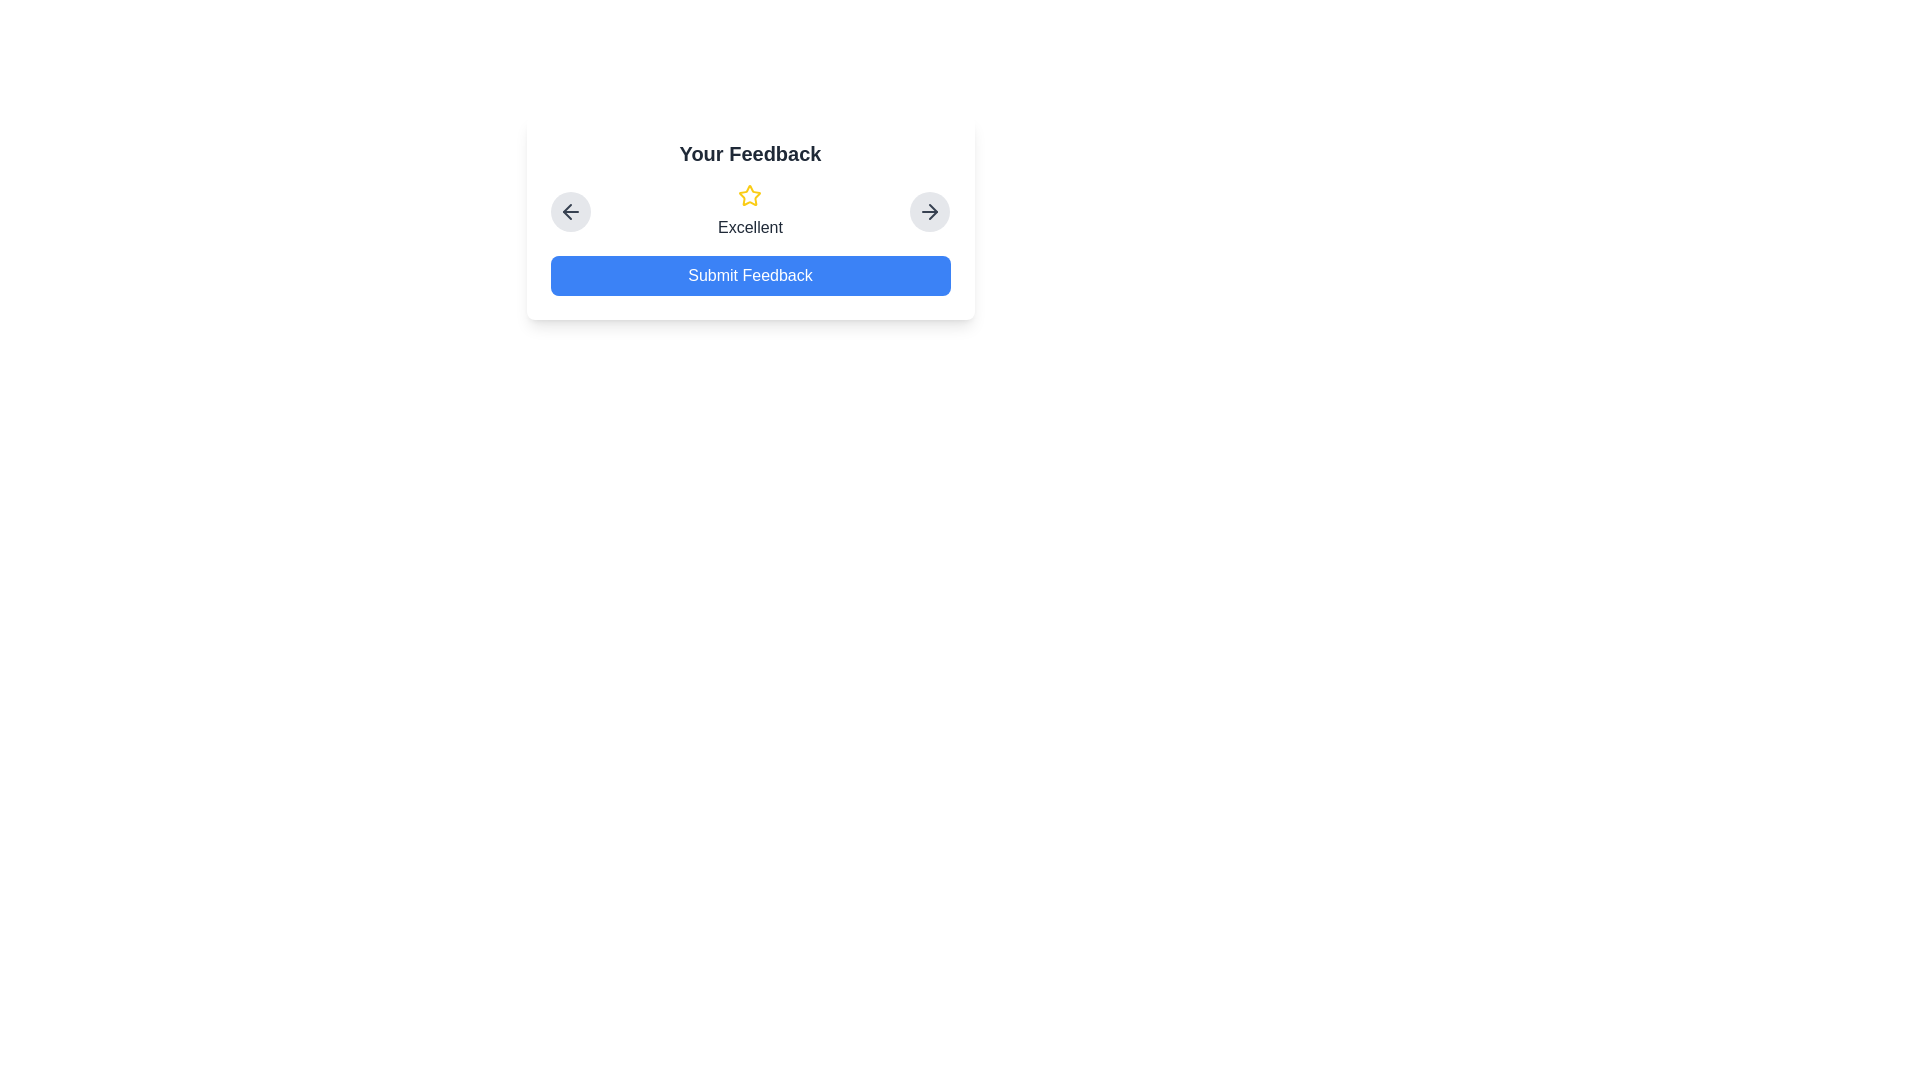  I want to click on the feedback submission button located at the bottom of the layout, below the text 'Excellent' and a star icon, to observe any hover effects, so click(749, 276).